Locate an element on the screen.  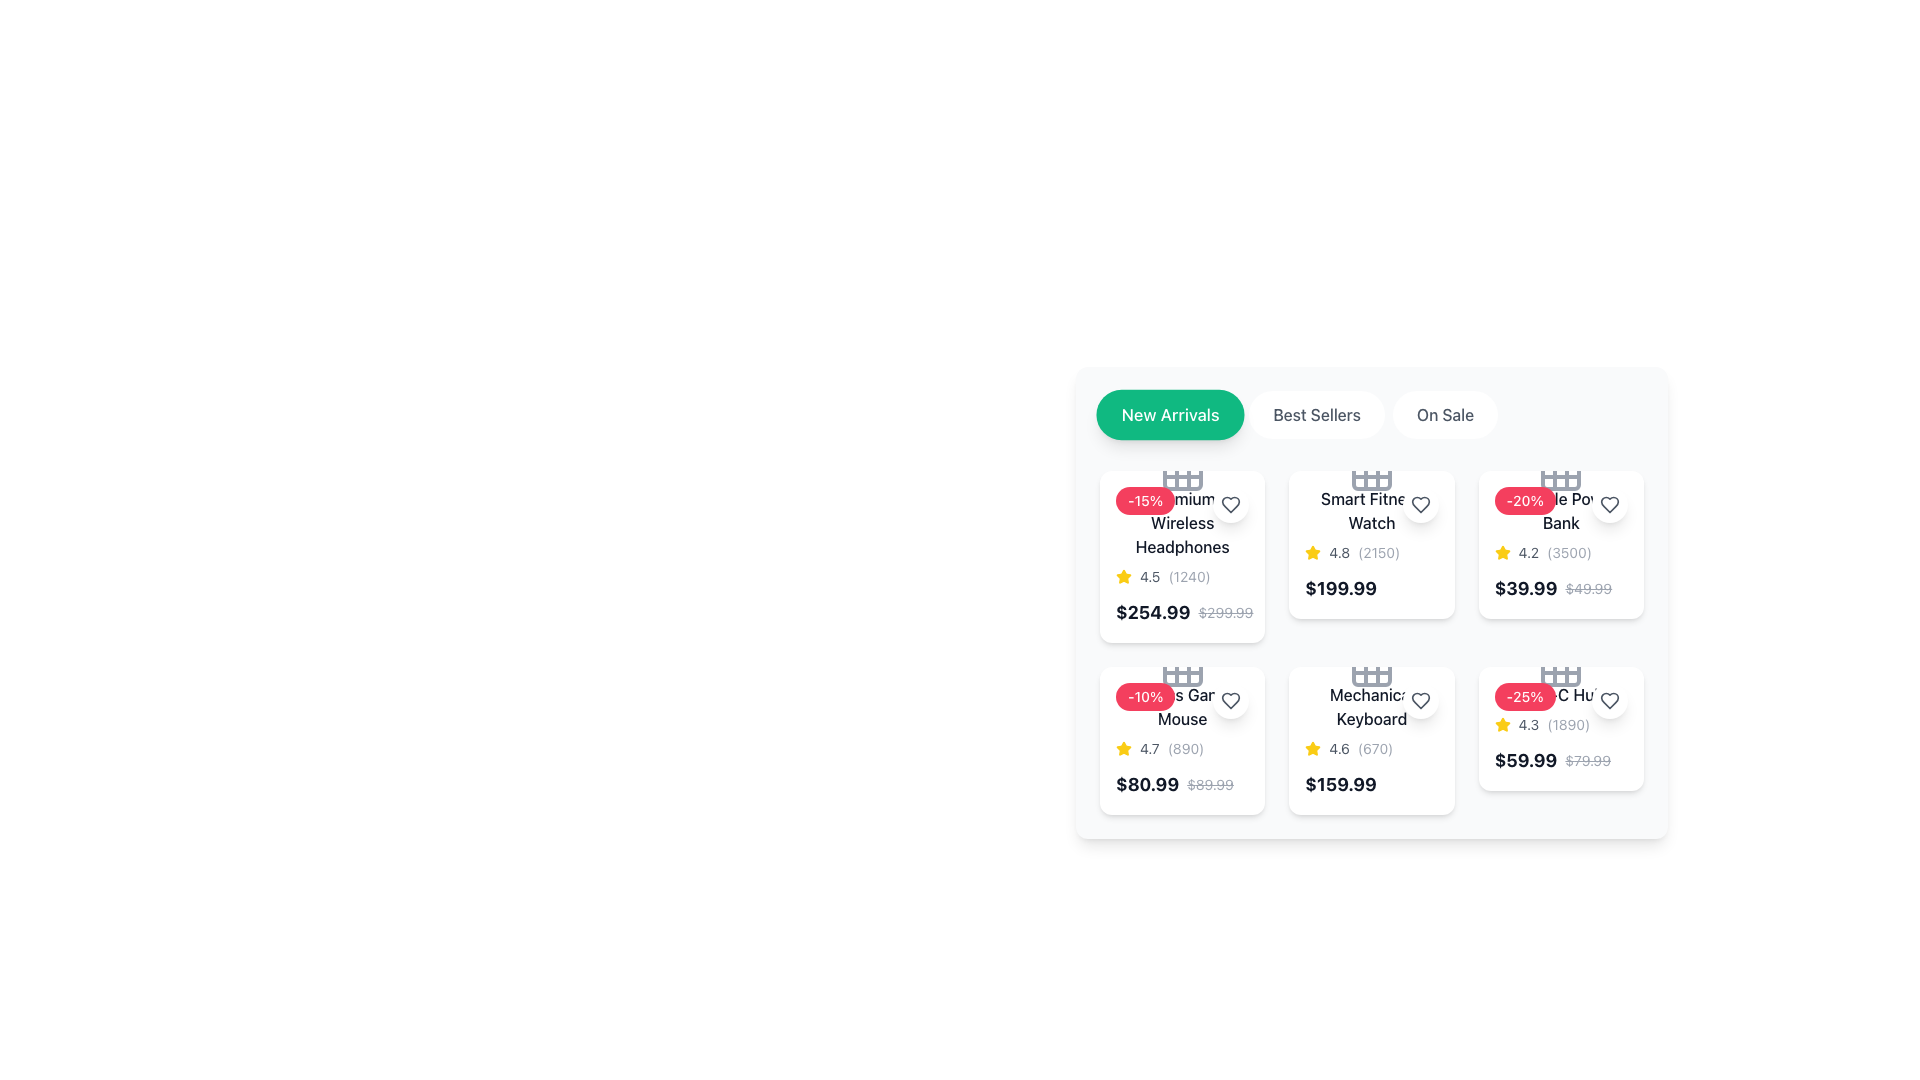
the star icon that visually represents a rating of 4.5 at the beginning of the rating section is located at coordinates (1123, 577).